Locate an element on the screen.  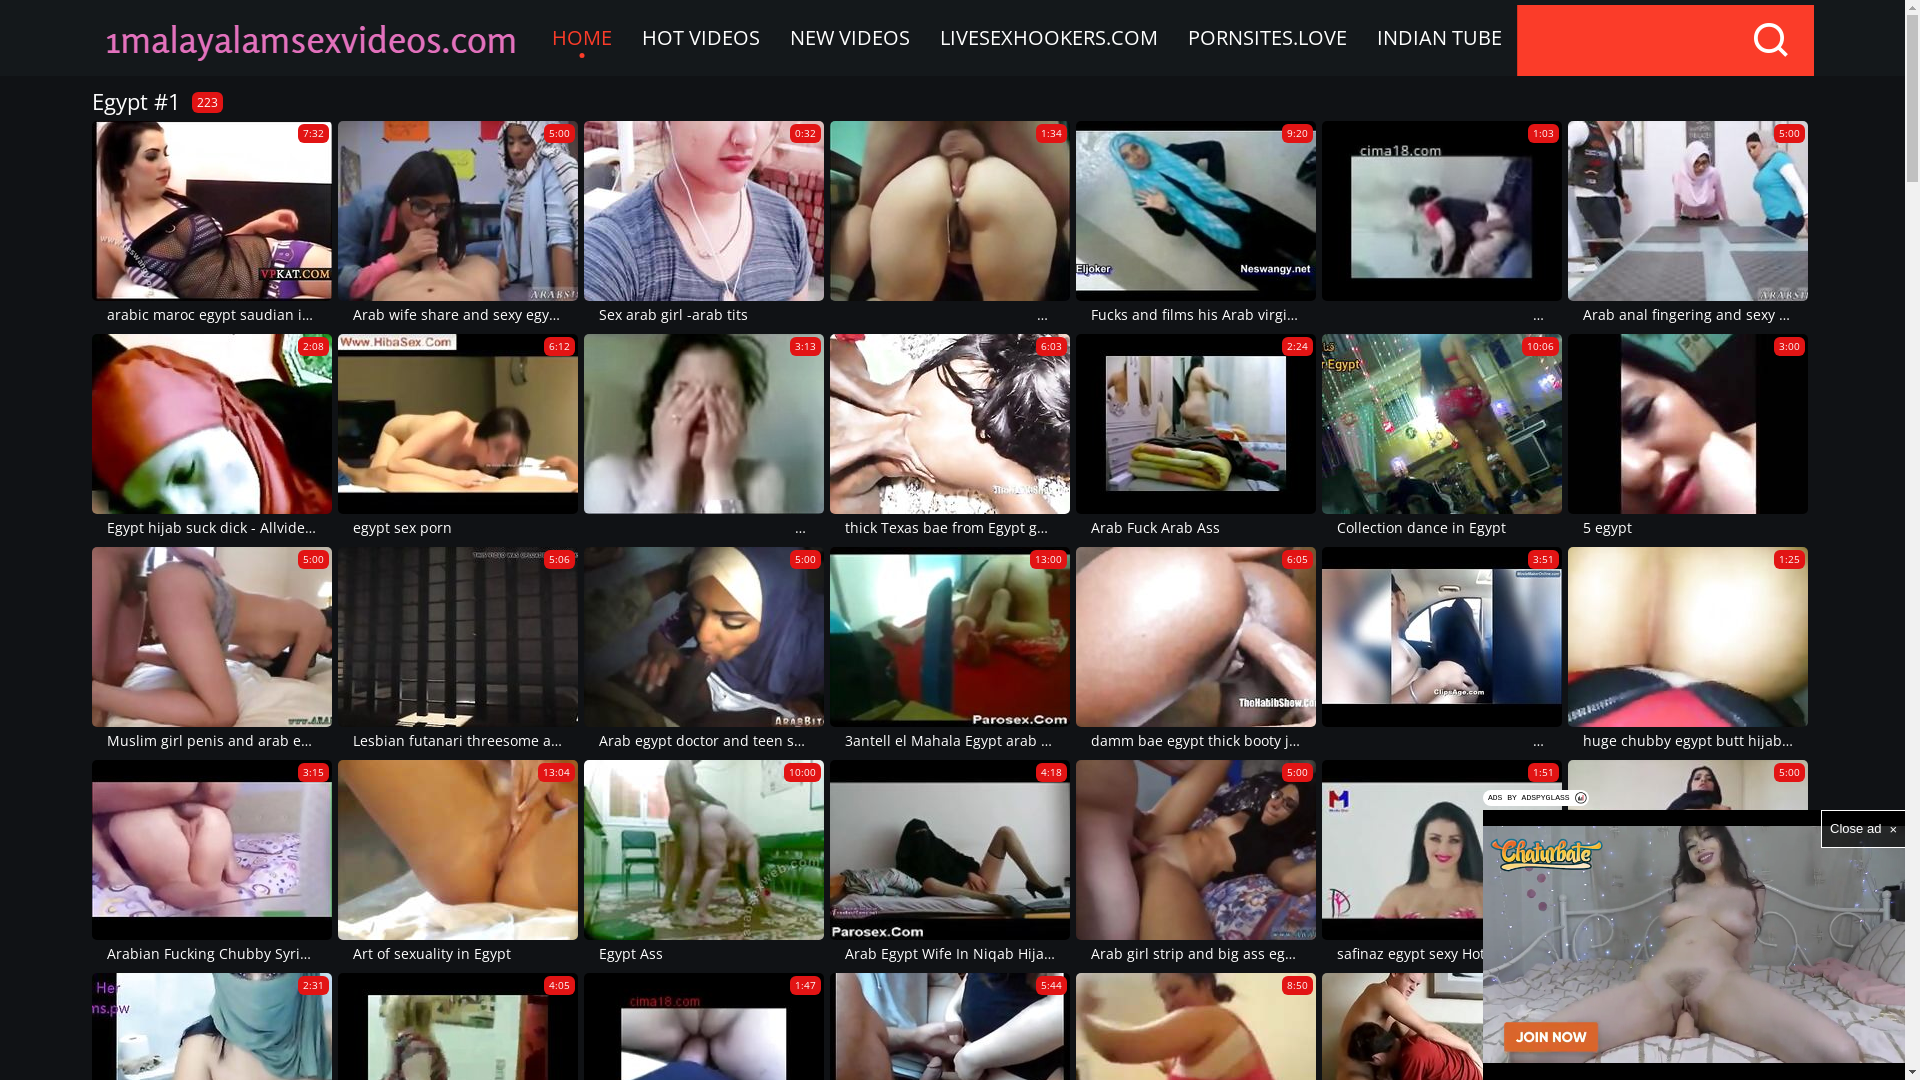
'5:00 is located at coordinates (1687, 224).